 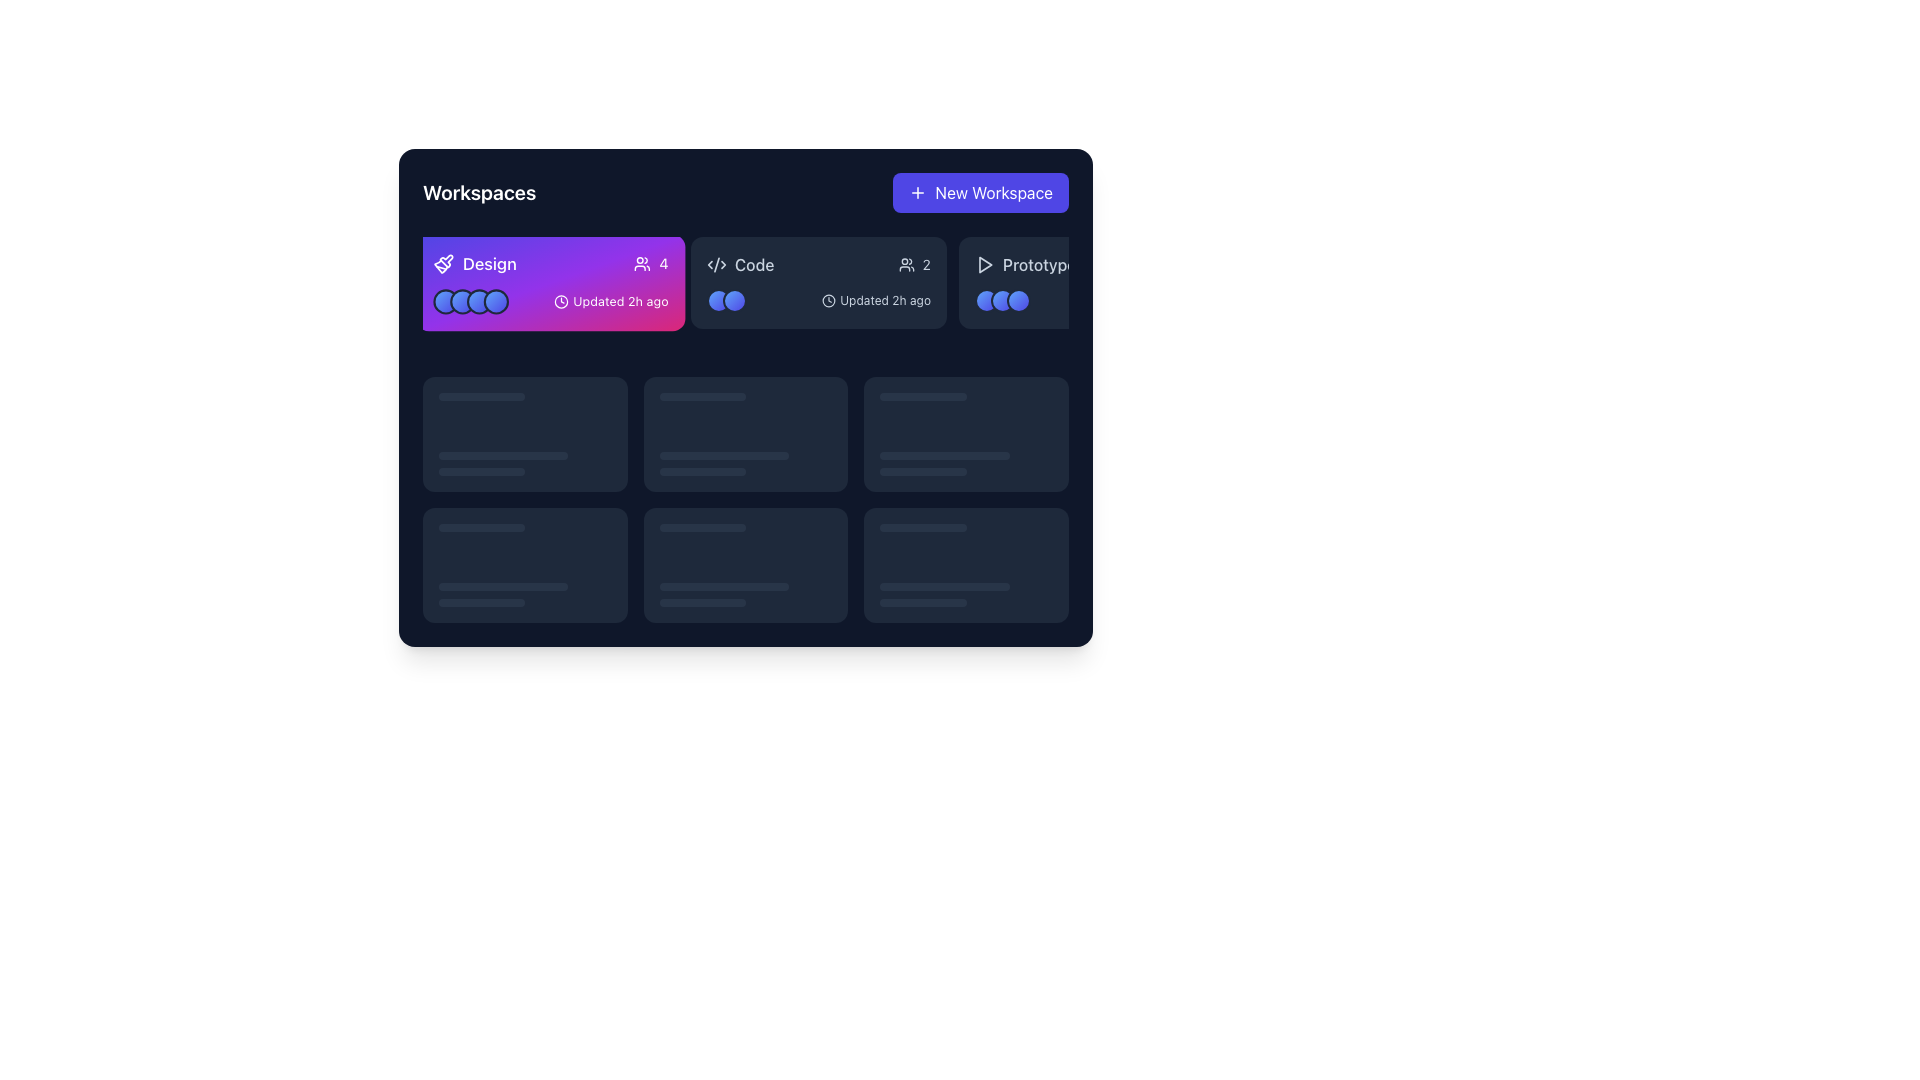 I want to click on the design of the 'Design' icon located to the left of the 'Design' button in the top-left grid of the interface, so click(x=442, y=263).